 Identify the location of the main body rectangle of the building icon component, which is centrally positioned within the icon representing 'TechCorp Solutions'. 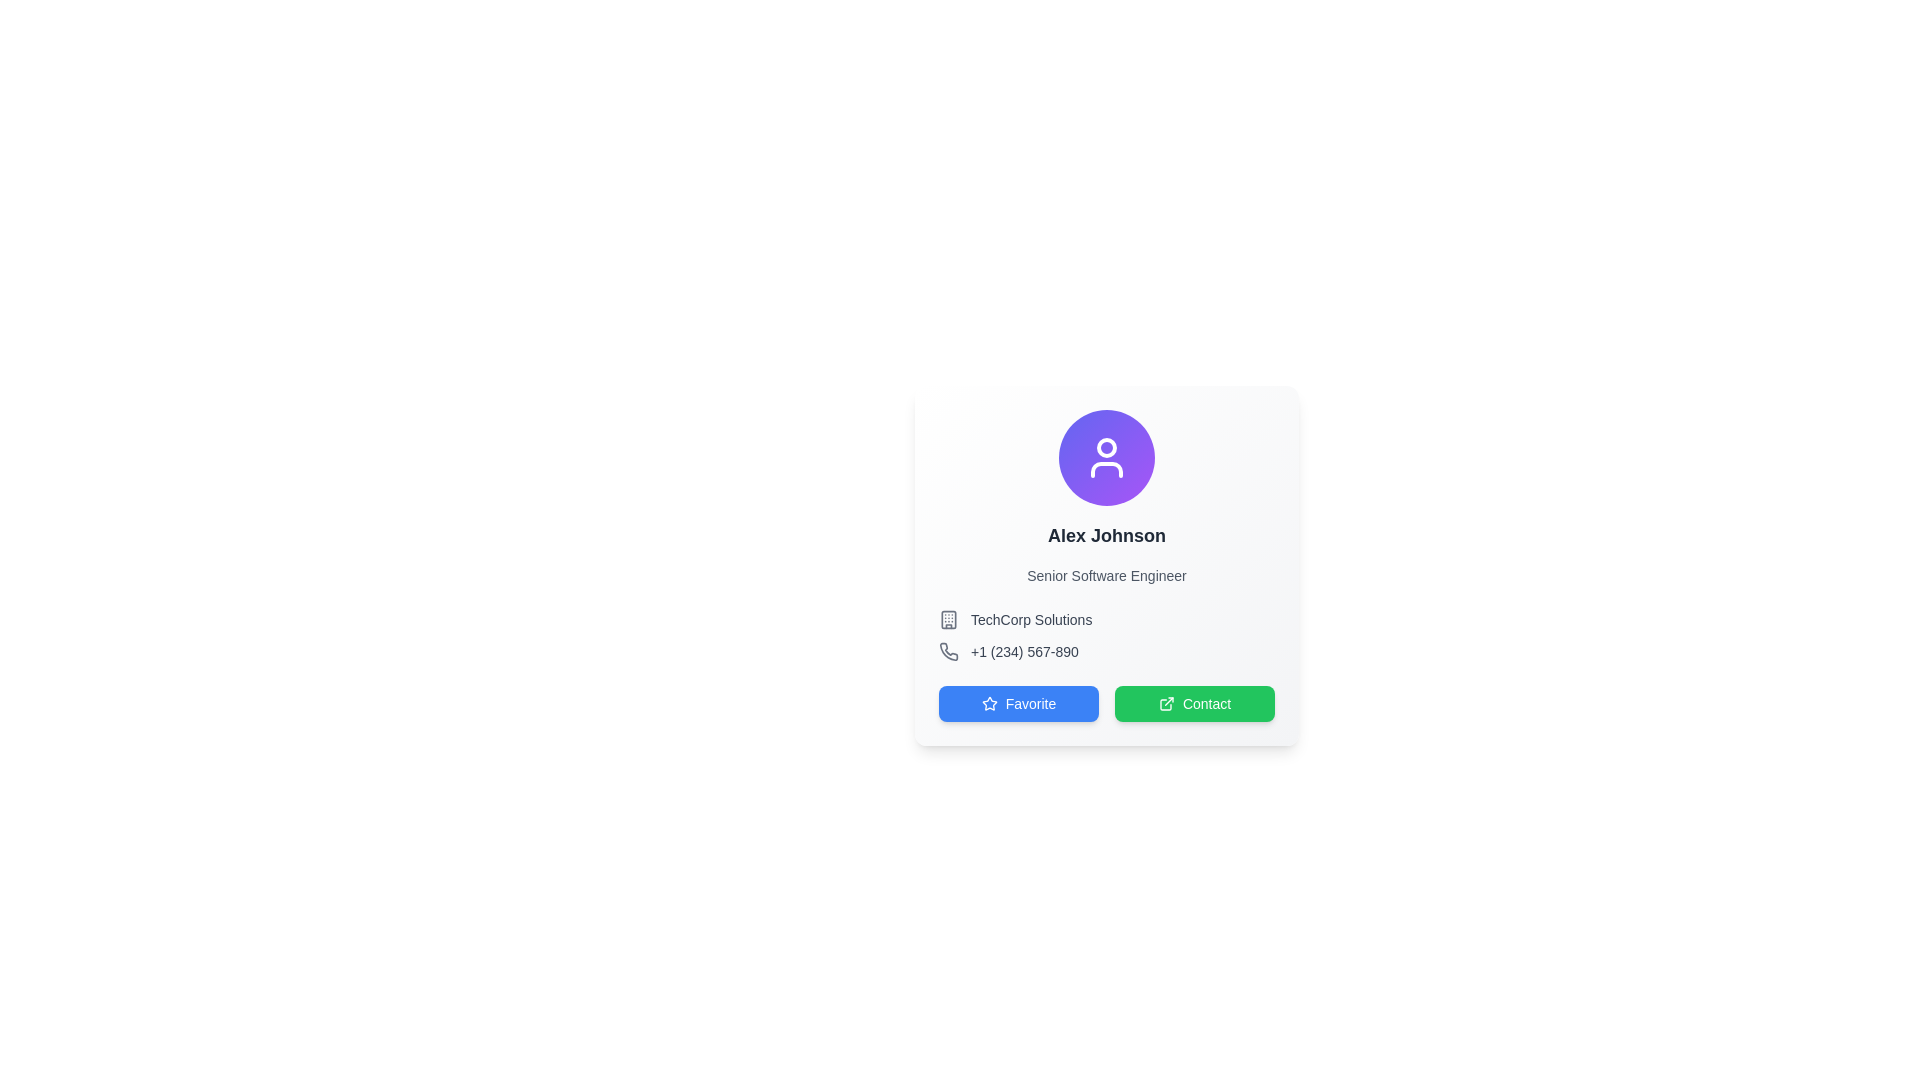
(948, 619).